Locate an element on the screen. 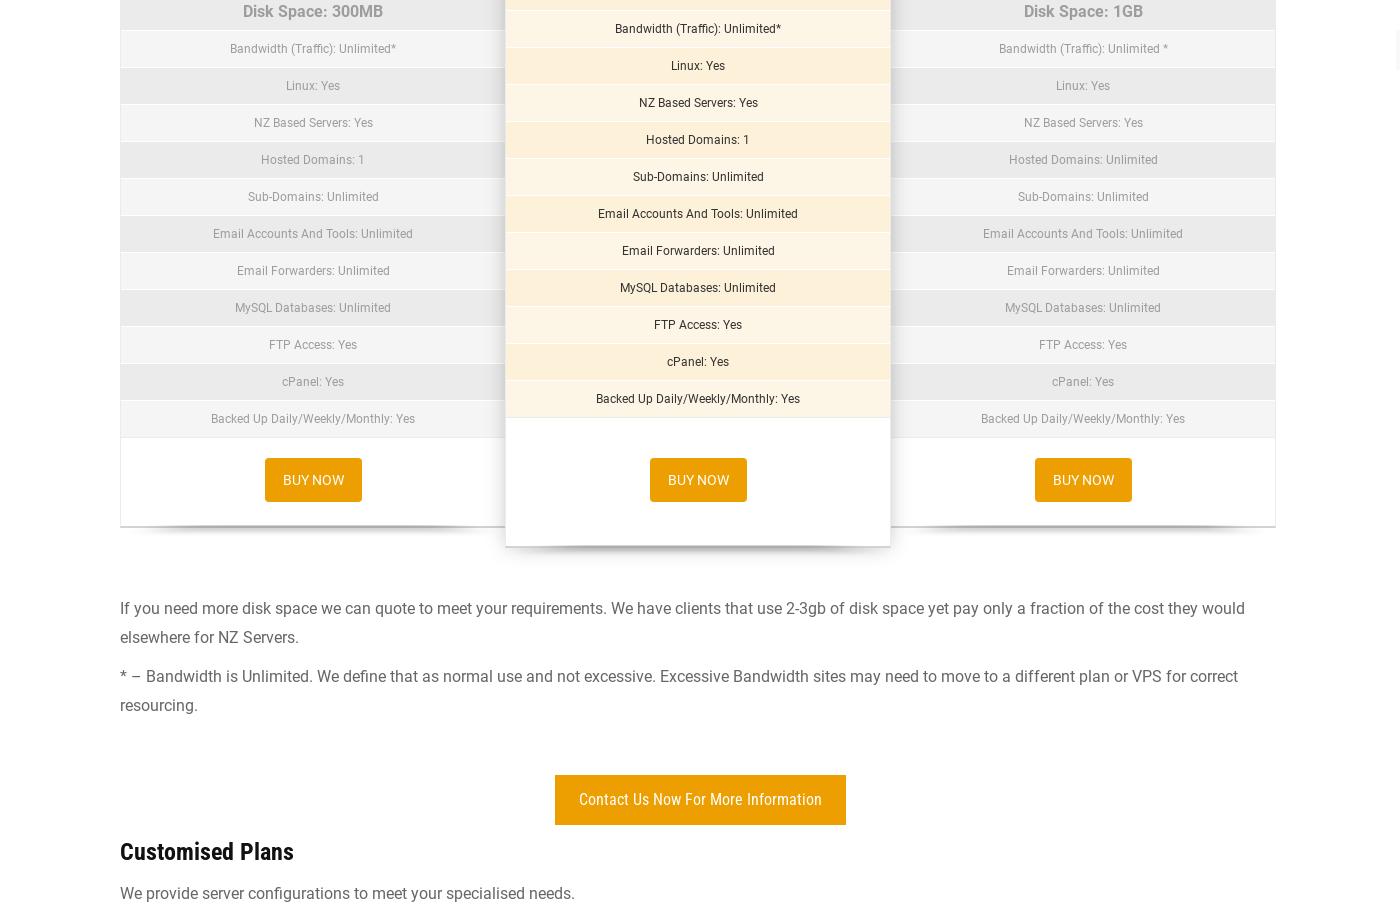 This screenshot has width=1400, height=920. 'If you need more disk space we can quote to meet your requirements. We have clients that use 2-3gb of disk space yet pay only a fraction of the cost they would elsewhere for NZ Servers.' is located at coordinates (682, 622).